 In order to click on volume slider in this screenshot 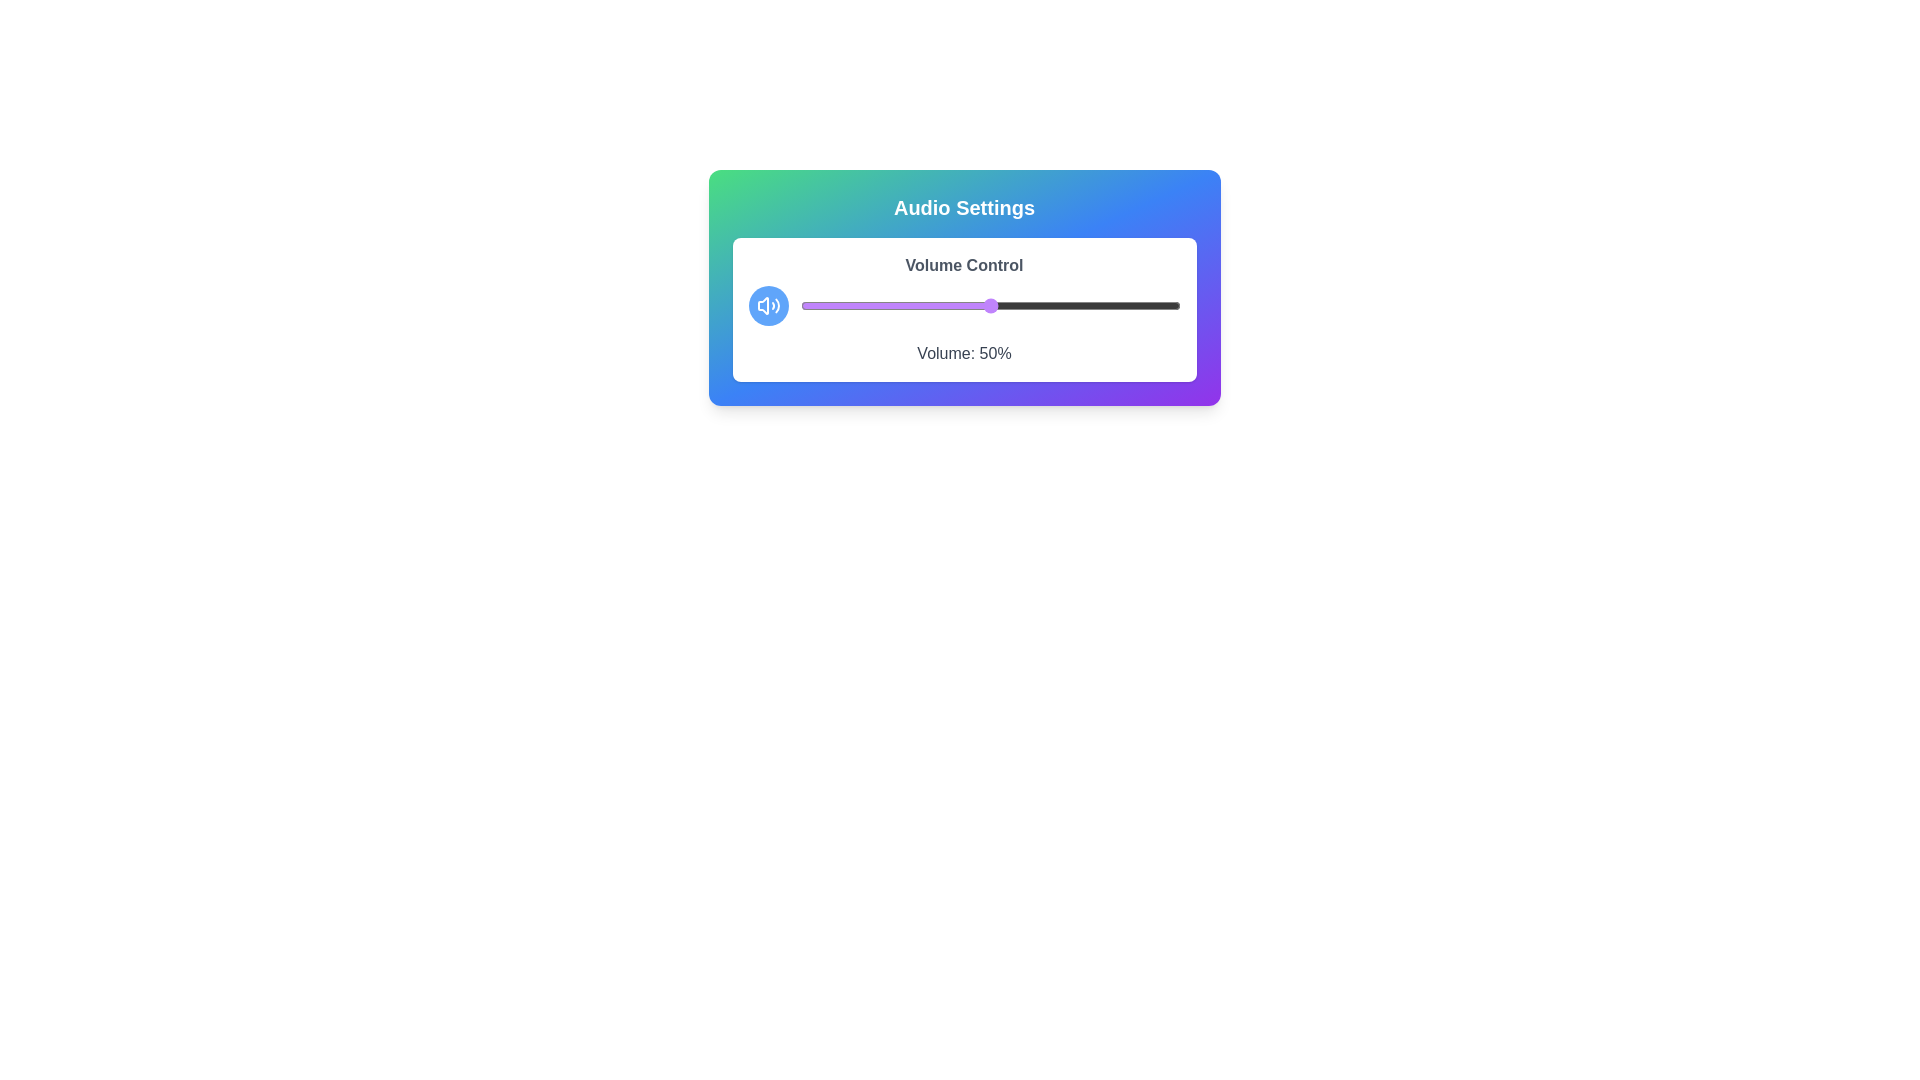, I will do `click(1142, 305)`.